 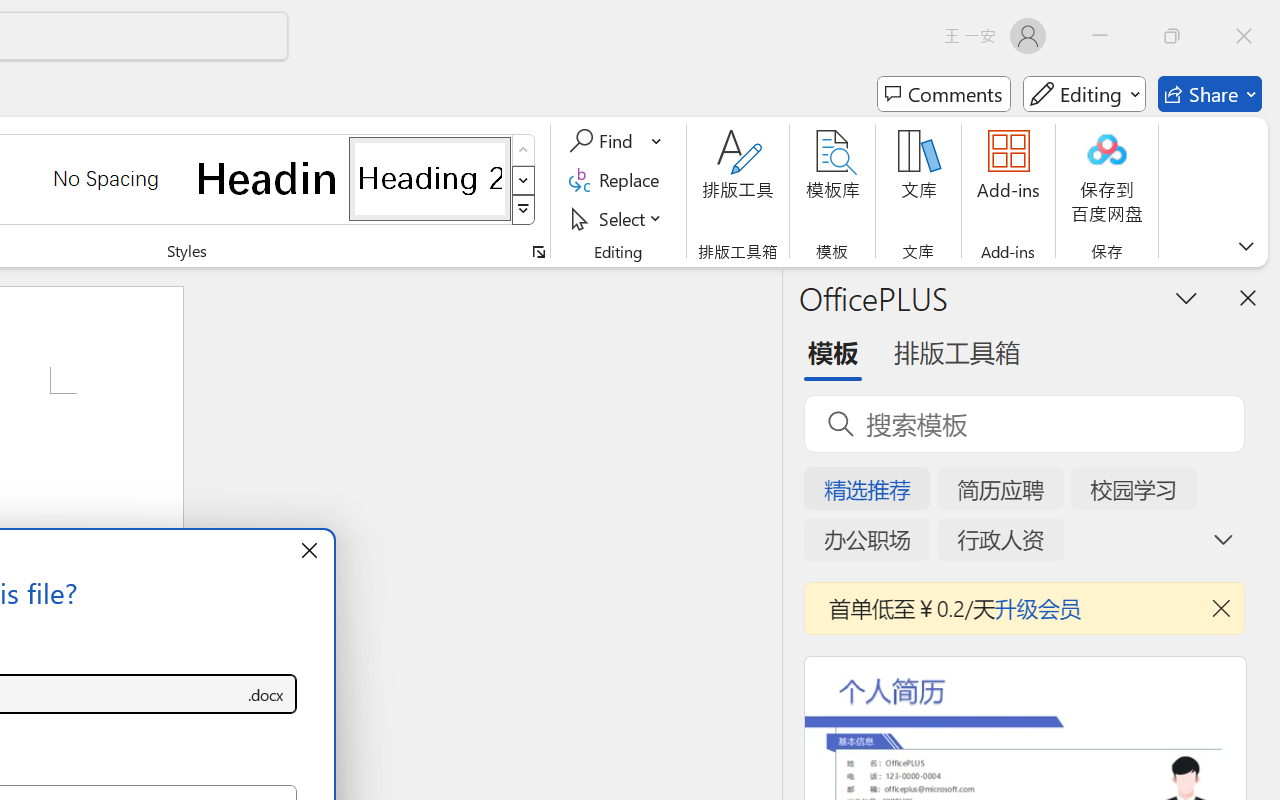 I want to click on 'Row up', so click(x=523, y=150).